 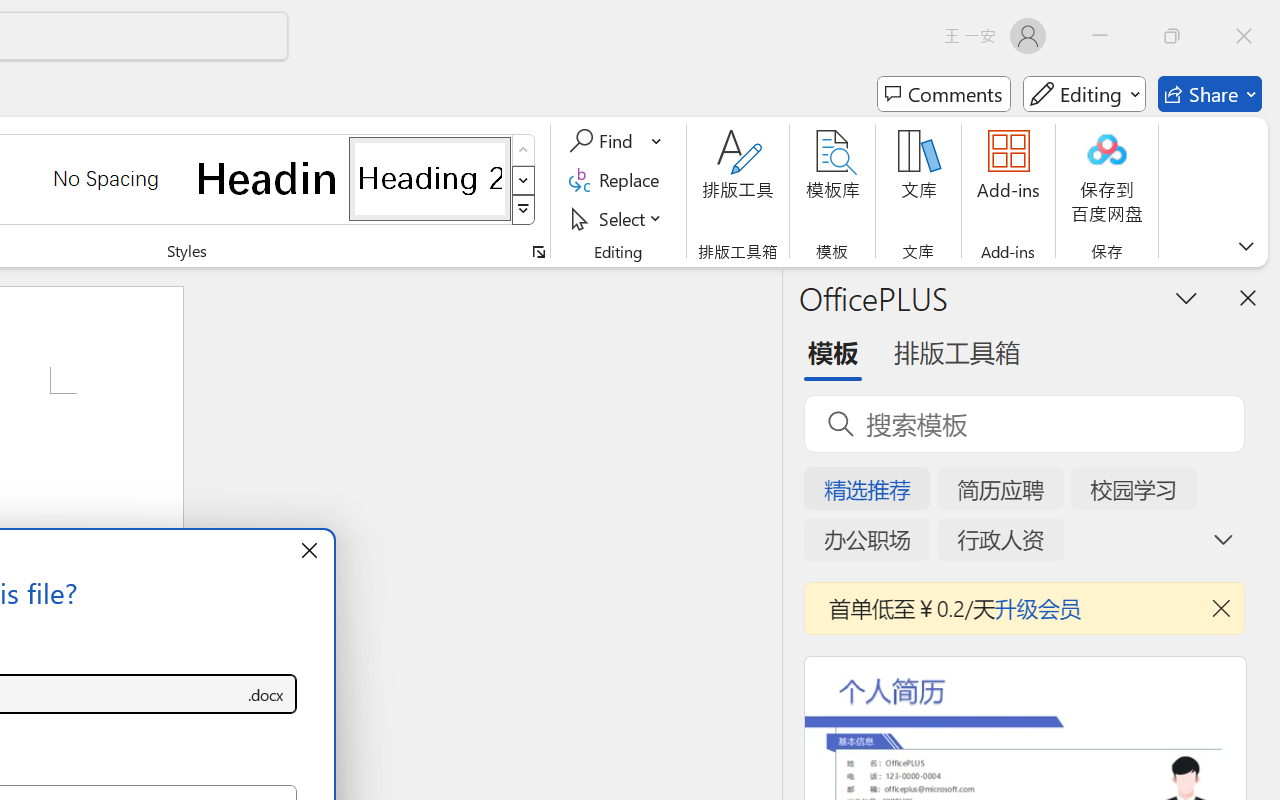 I want to click on 'Row up', so click(x=523, y=150).